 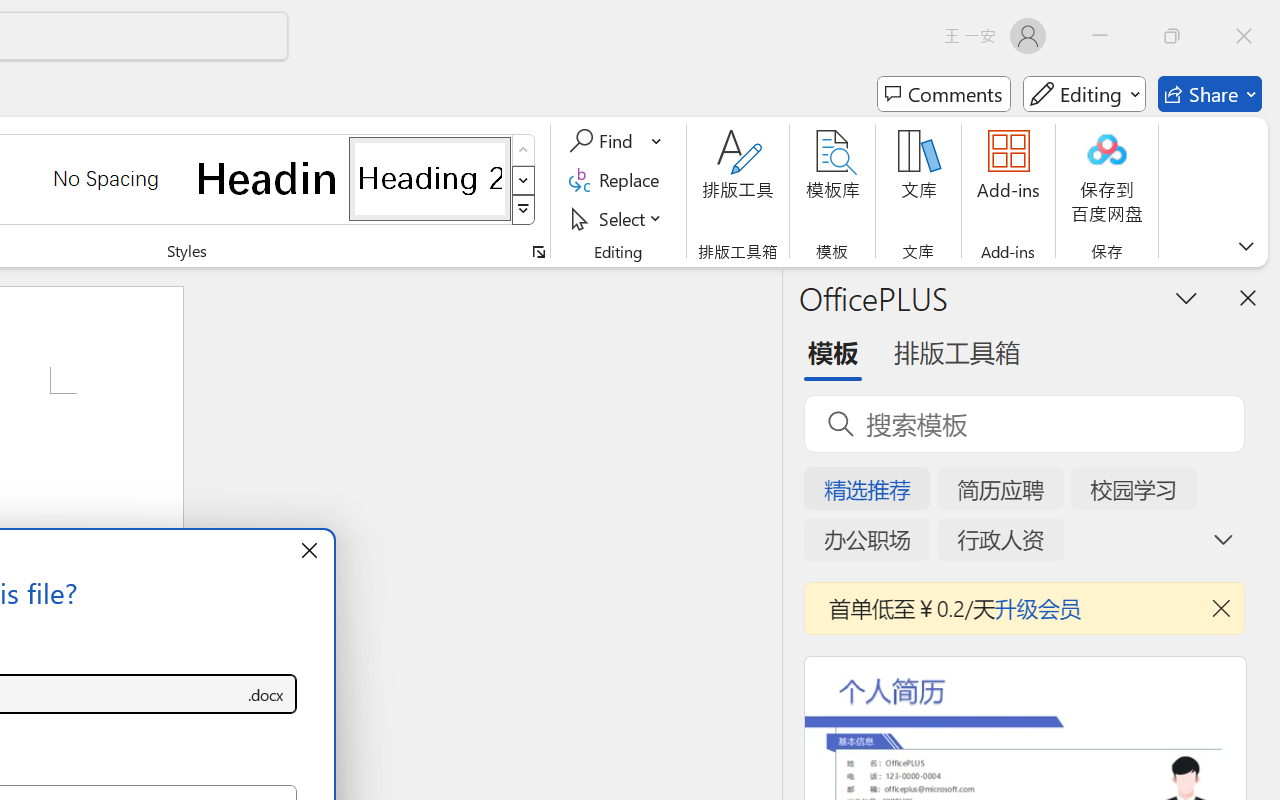 I want to click on 'Row up', so click(x=523, y=150).